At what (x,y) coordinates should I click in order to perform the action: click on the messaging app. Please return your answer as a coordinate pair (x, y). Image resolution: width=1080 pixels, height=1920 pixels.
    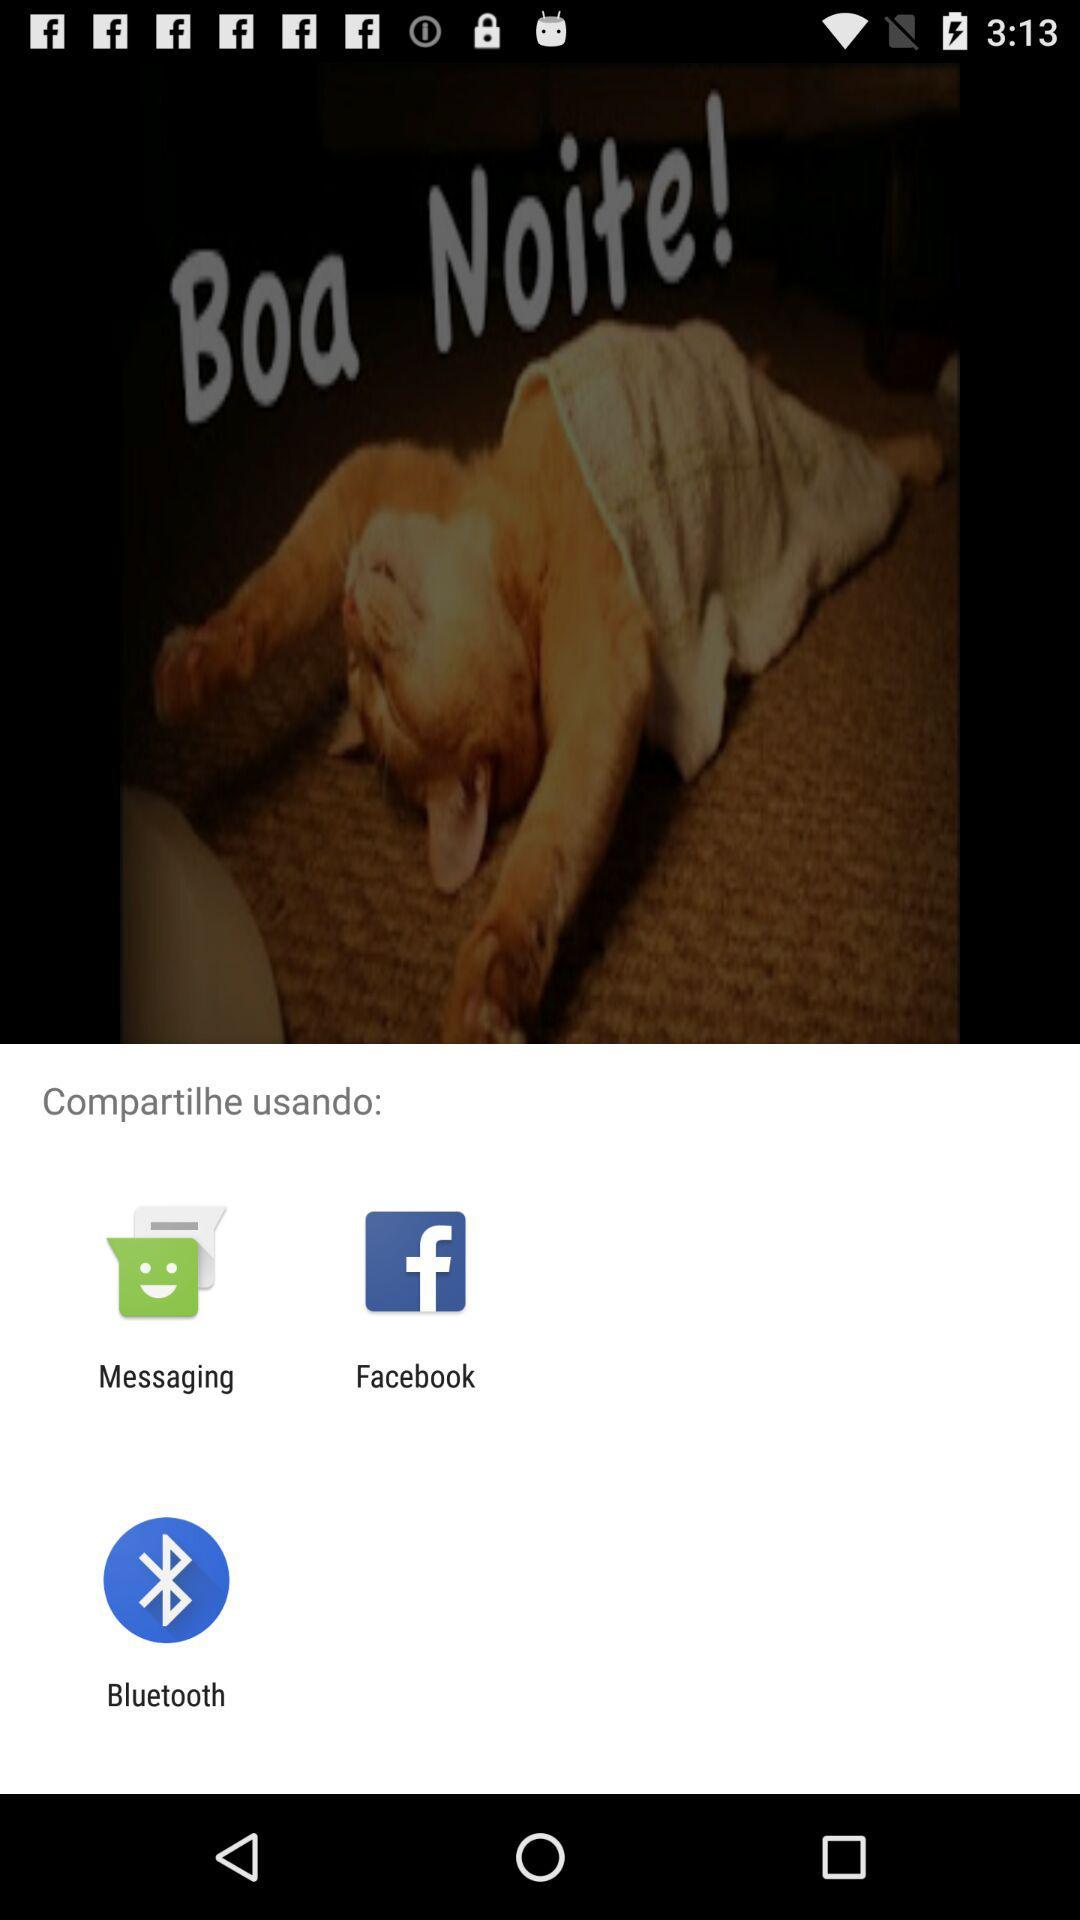
    Looking at the image, I should click on (165, 1392).